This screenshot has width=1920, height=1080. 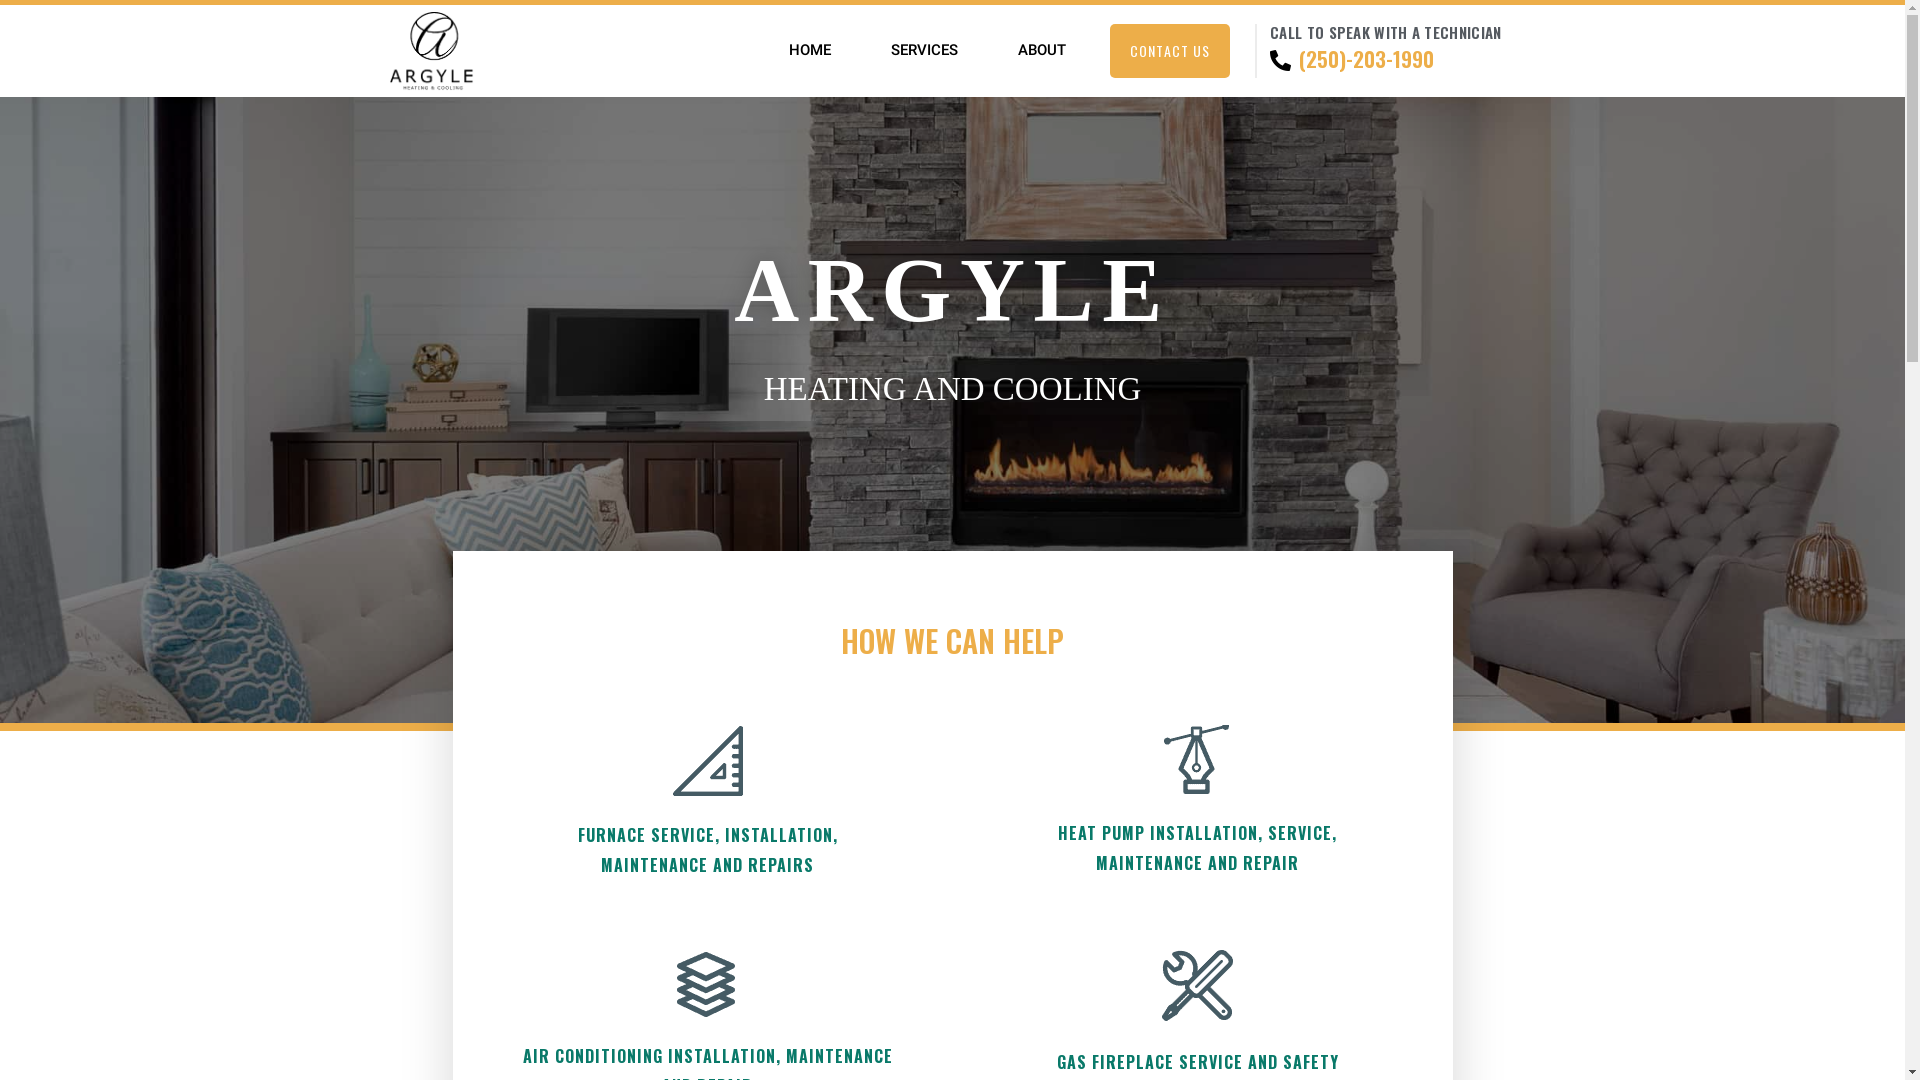 I want to click on 'SERVICES', so click(x=923, y=49).